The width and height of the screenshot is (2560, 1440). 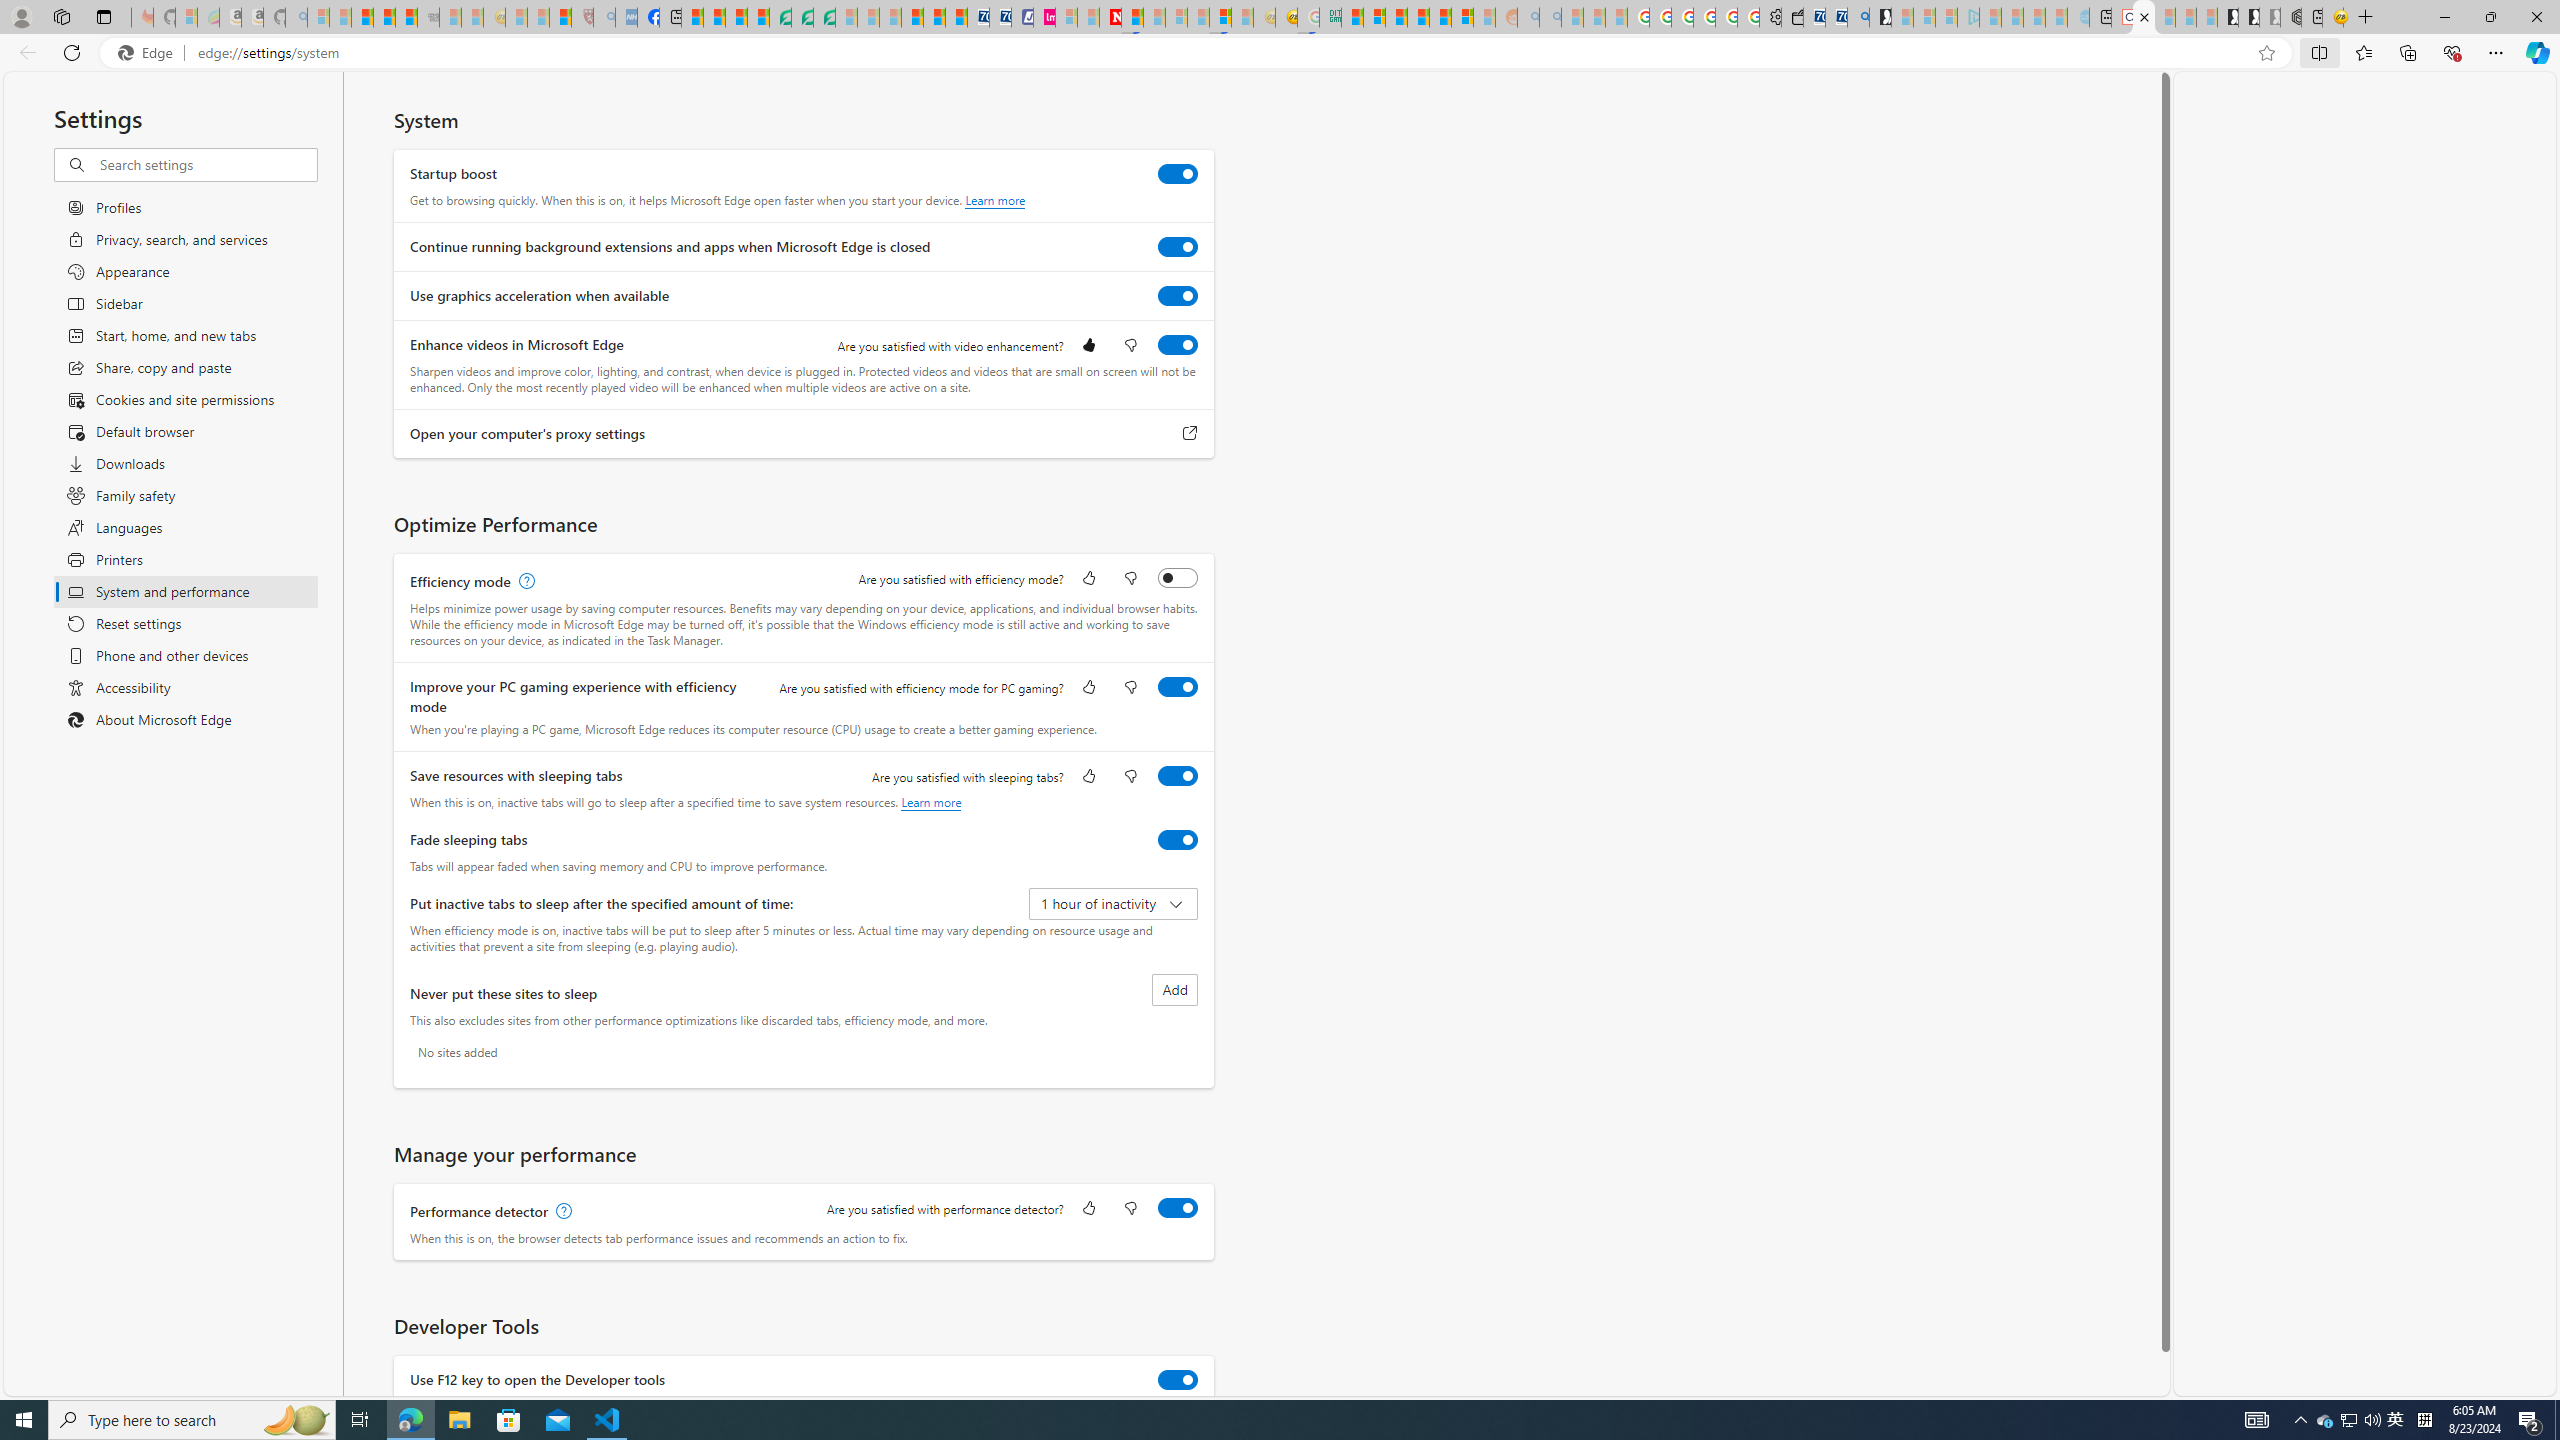 I want to click on 'Minimize', so click(x=2443, y=16).